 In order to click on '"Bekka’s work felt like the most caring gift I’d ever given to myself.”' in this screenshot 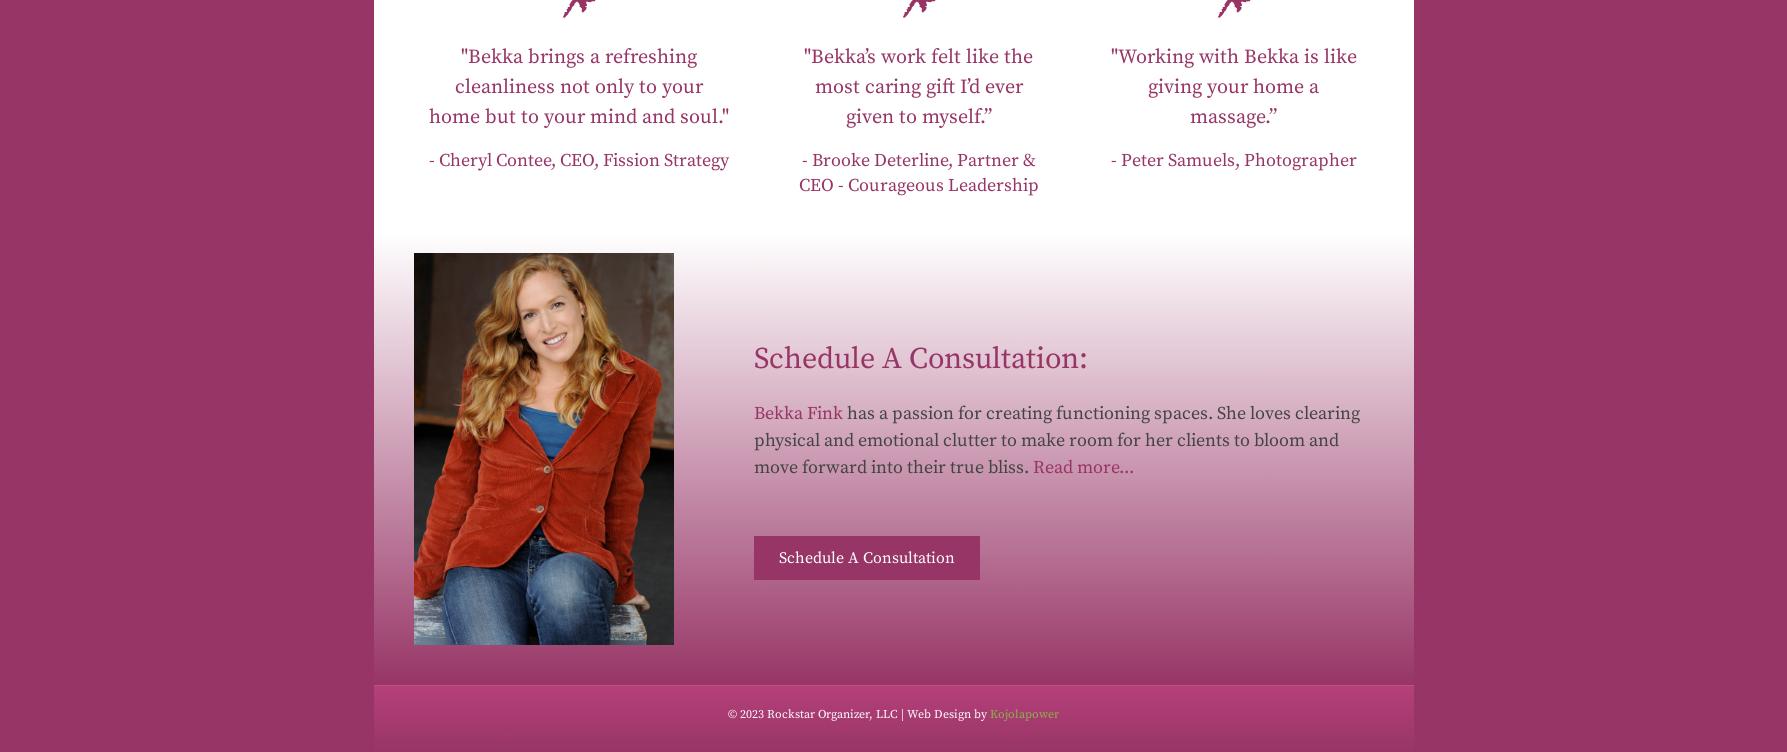, I will do `click(803, 86)`.